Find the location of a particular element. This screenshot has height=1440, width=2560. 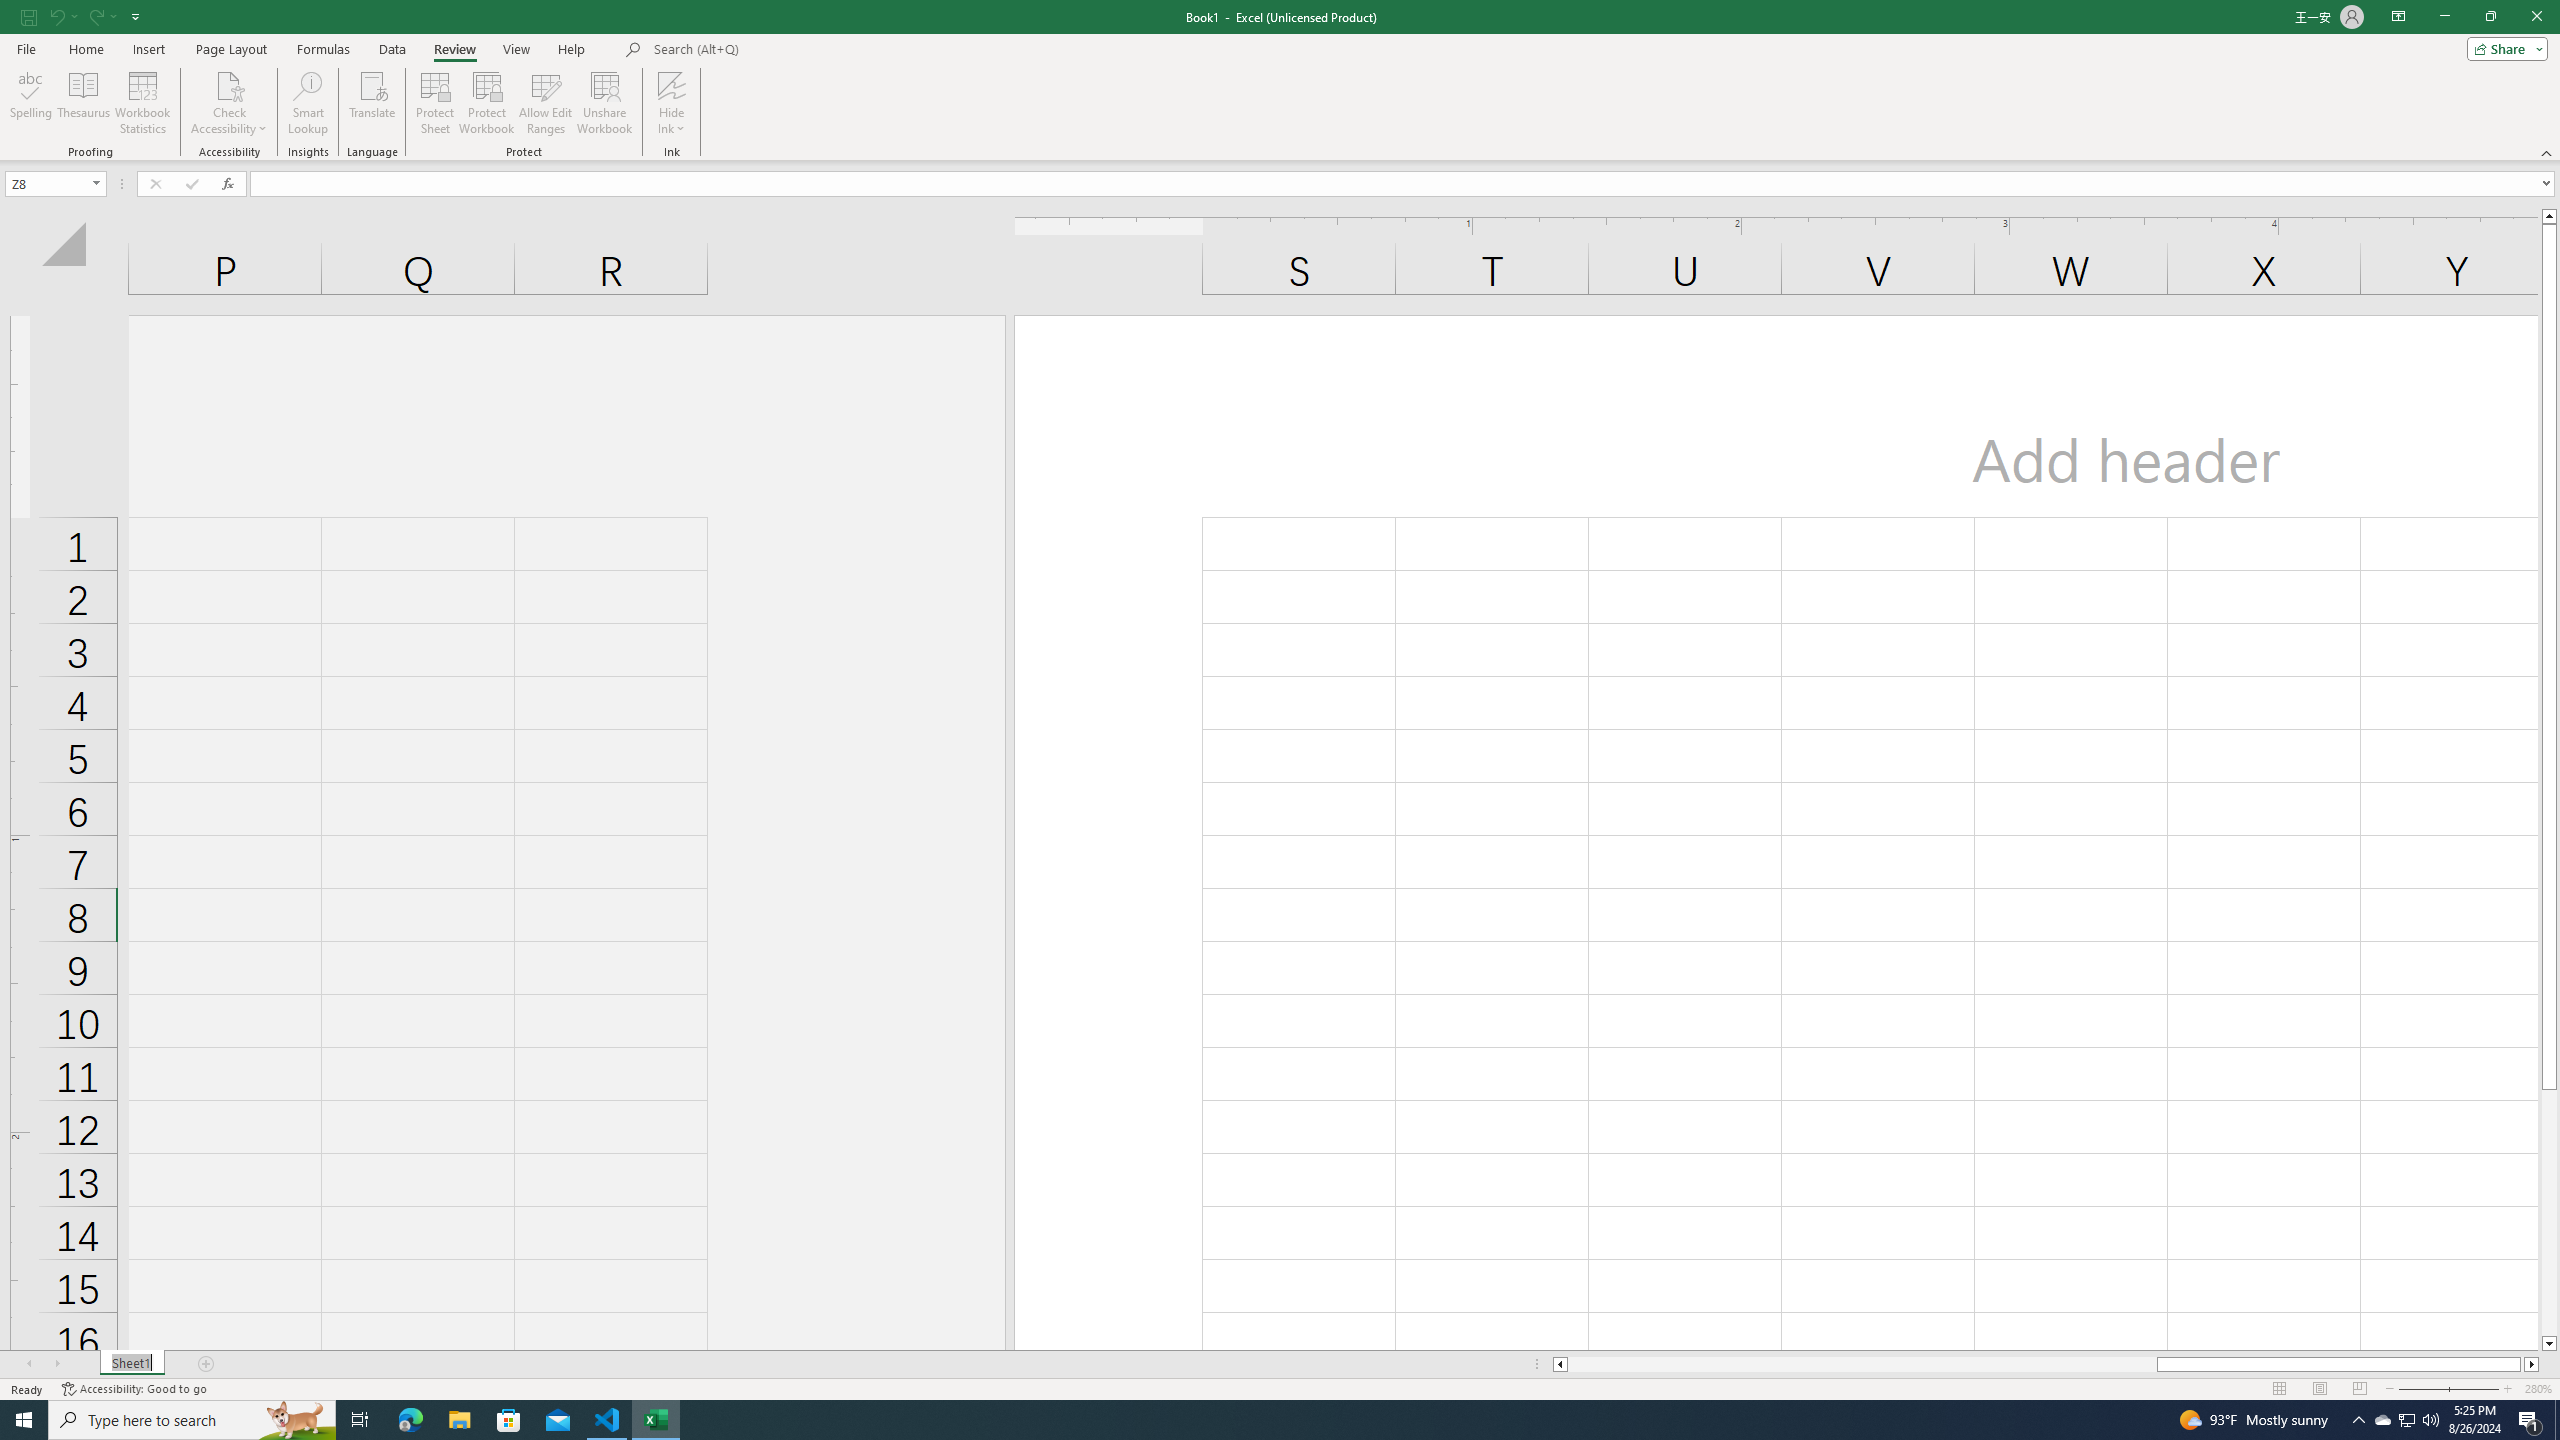

'Zoom Out' is located at coordinates (2437, 1389).